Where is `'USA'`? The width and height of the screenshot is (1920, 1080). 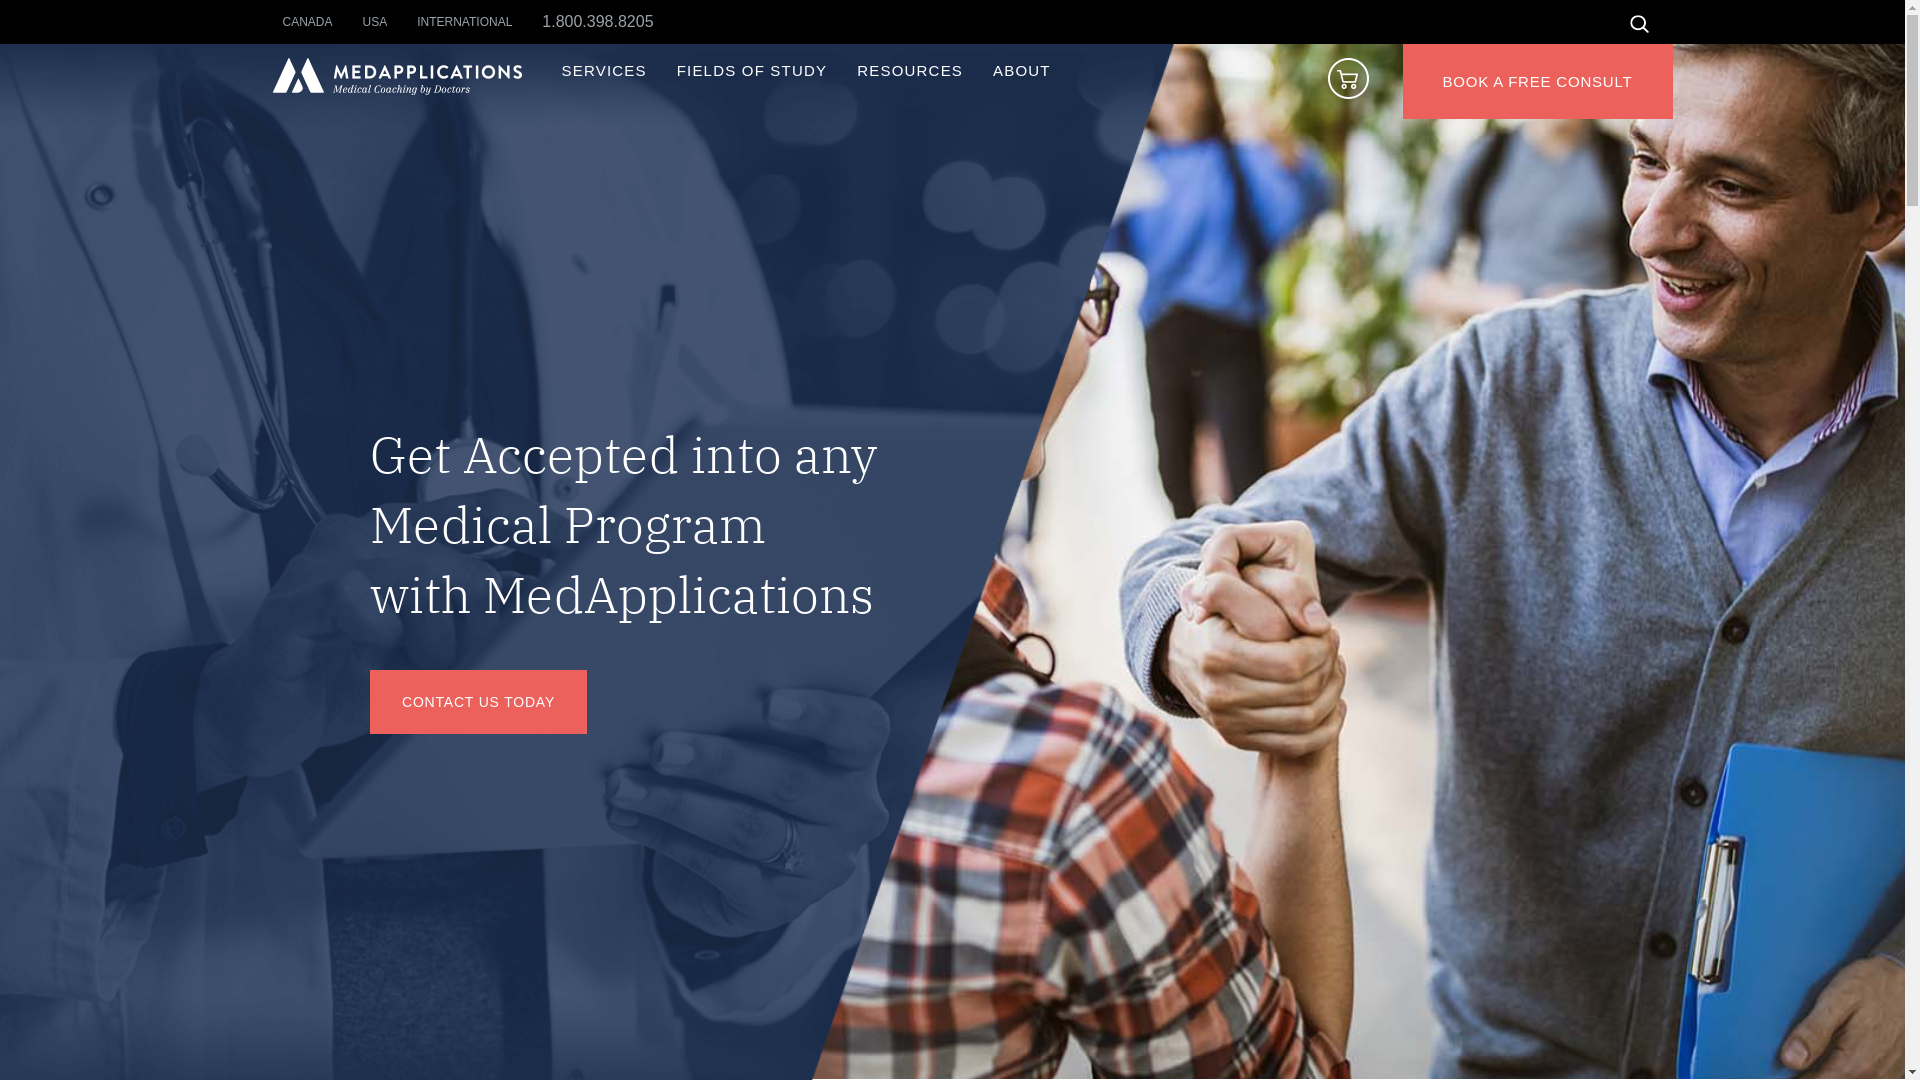
'USA' is located at coordinates (390, 22).